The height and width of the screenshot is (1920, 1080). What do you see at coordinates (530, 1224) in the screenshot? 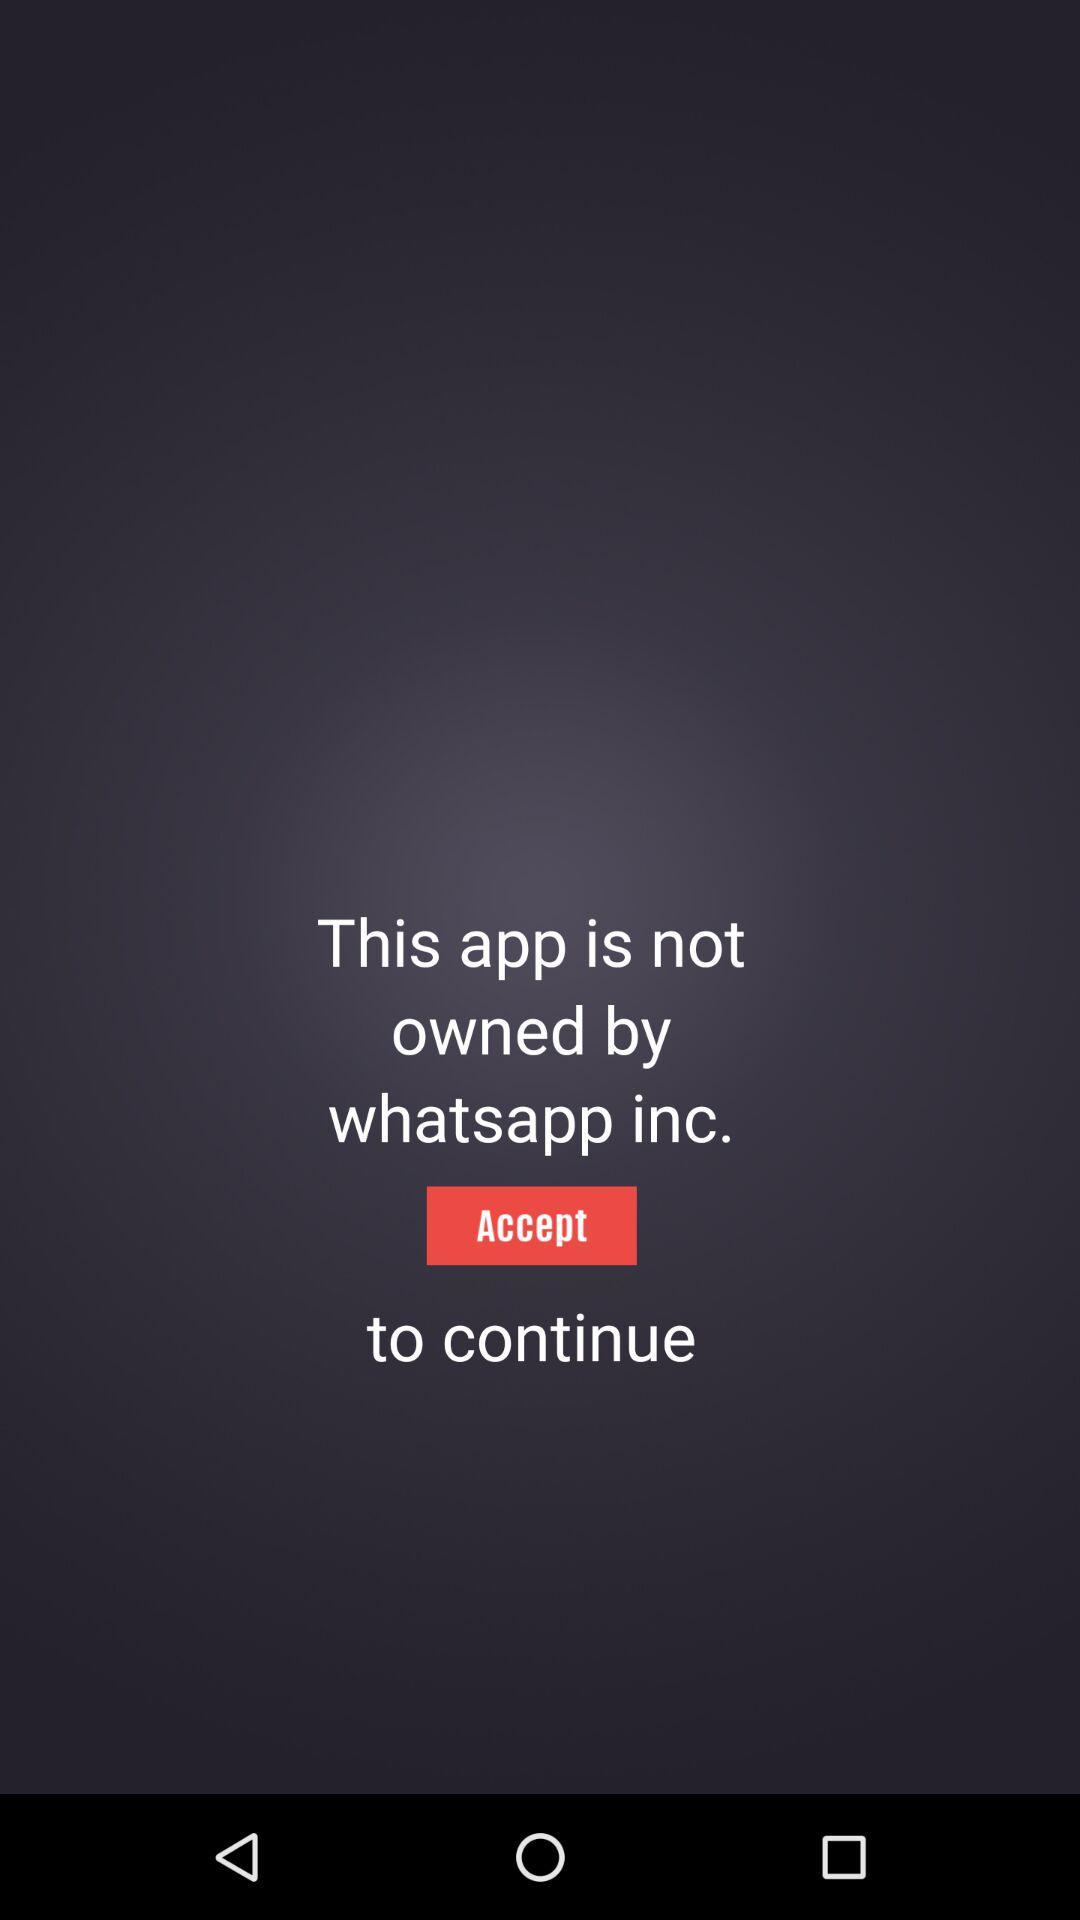
I see `the icon below whatsapp inc. icon` at bounding box center [530, 1224].